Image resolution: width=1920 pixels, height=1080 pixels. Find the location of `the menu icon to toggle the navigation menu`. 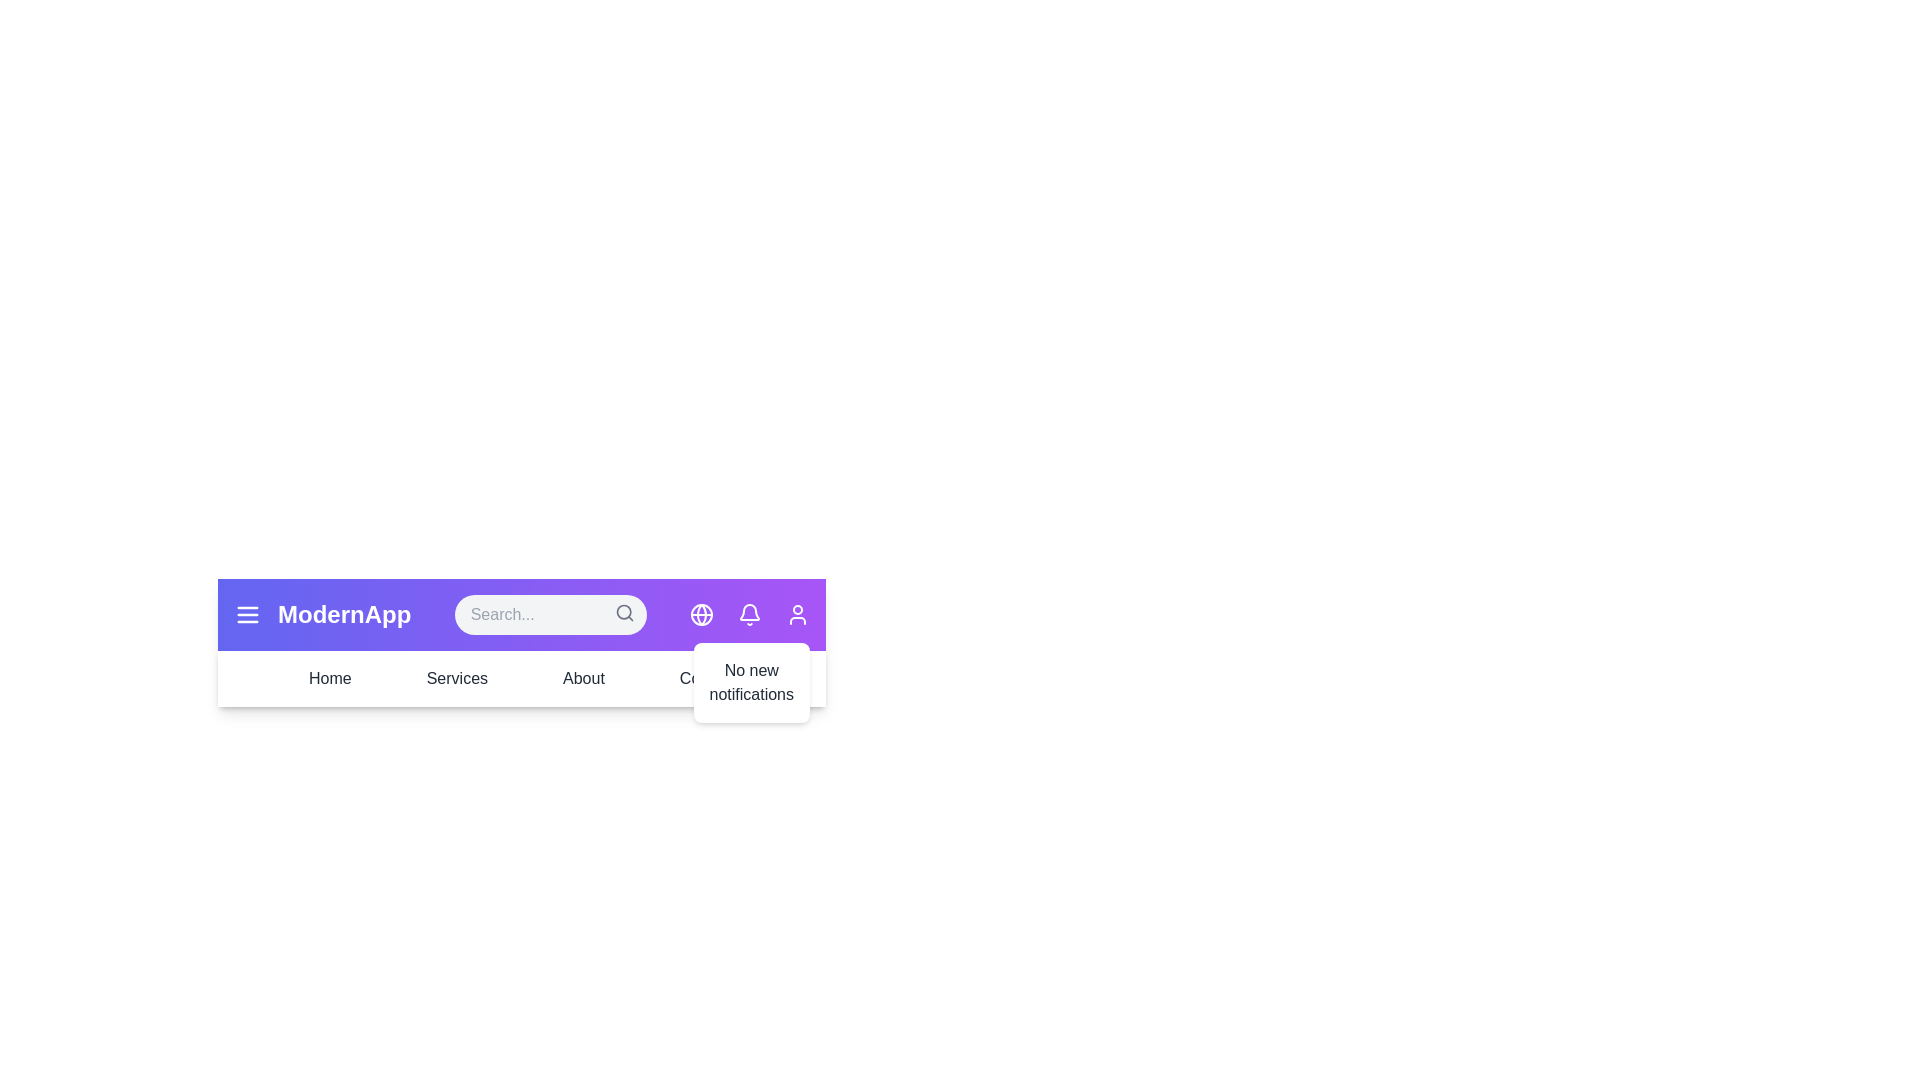

the menu icon to toggle the navigation menu is located at coordinates (247, 613).